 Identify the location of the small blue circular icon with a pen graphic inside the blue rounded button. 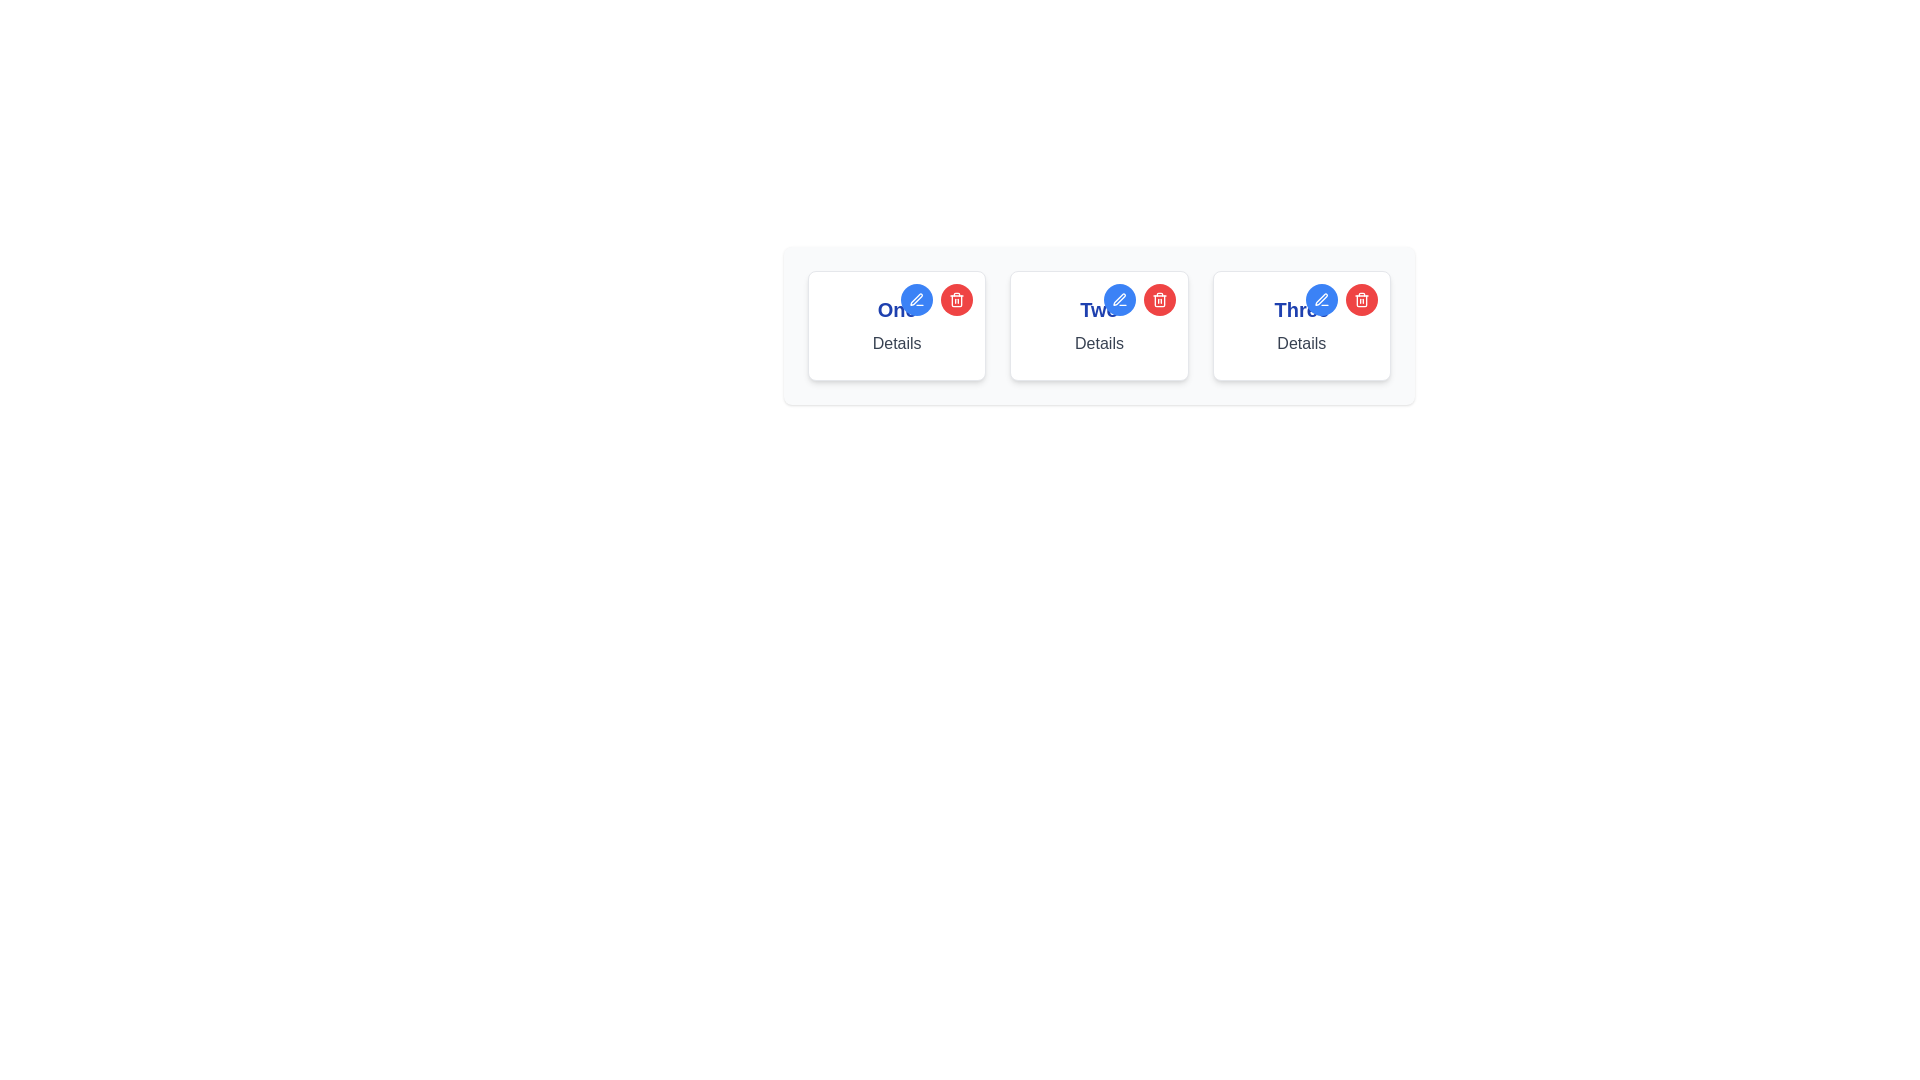
(1321, 300).